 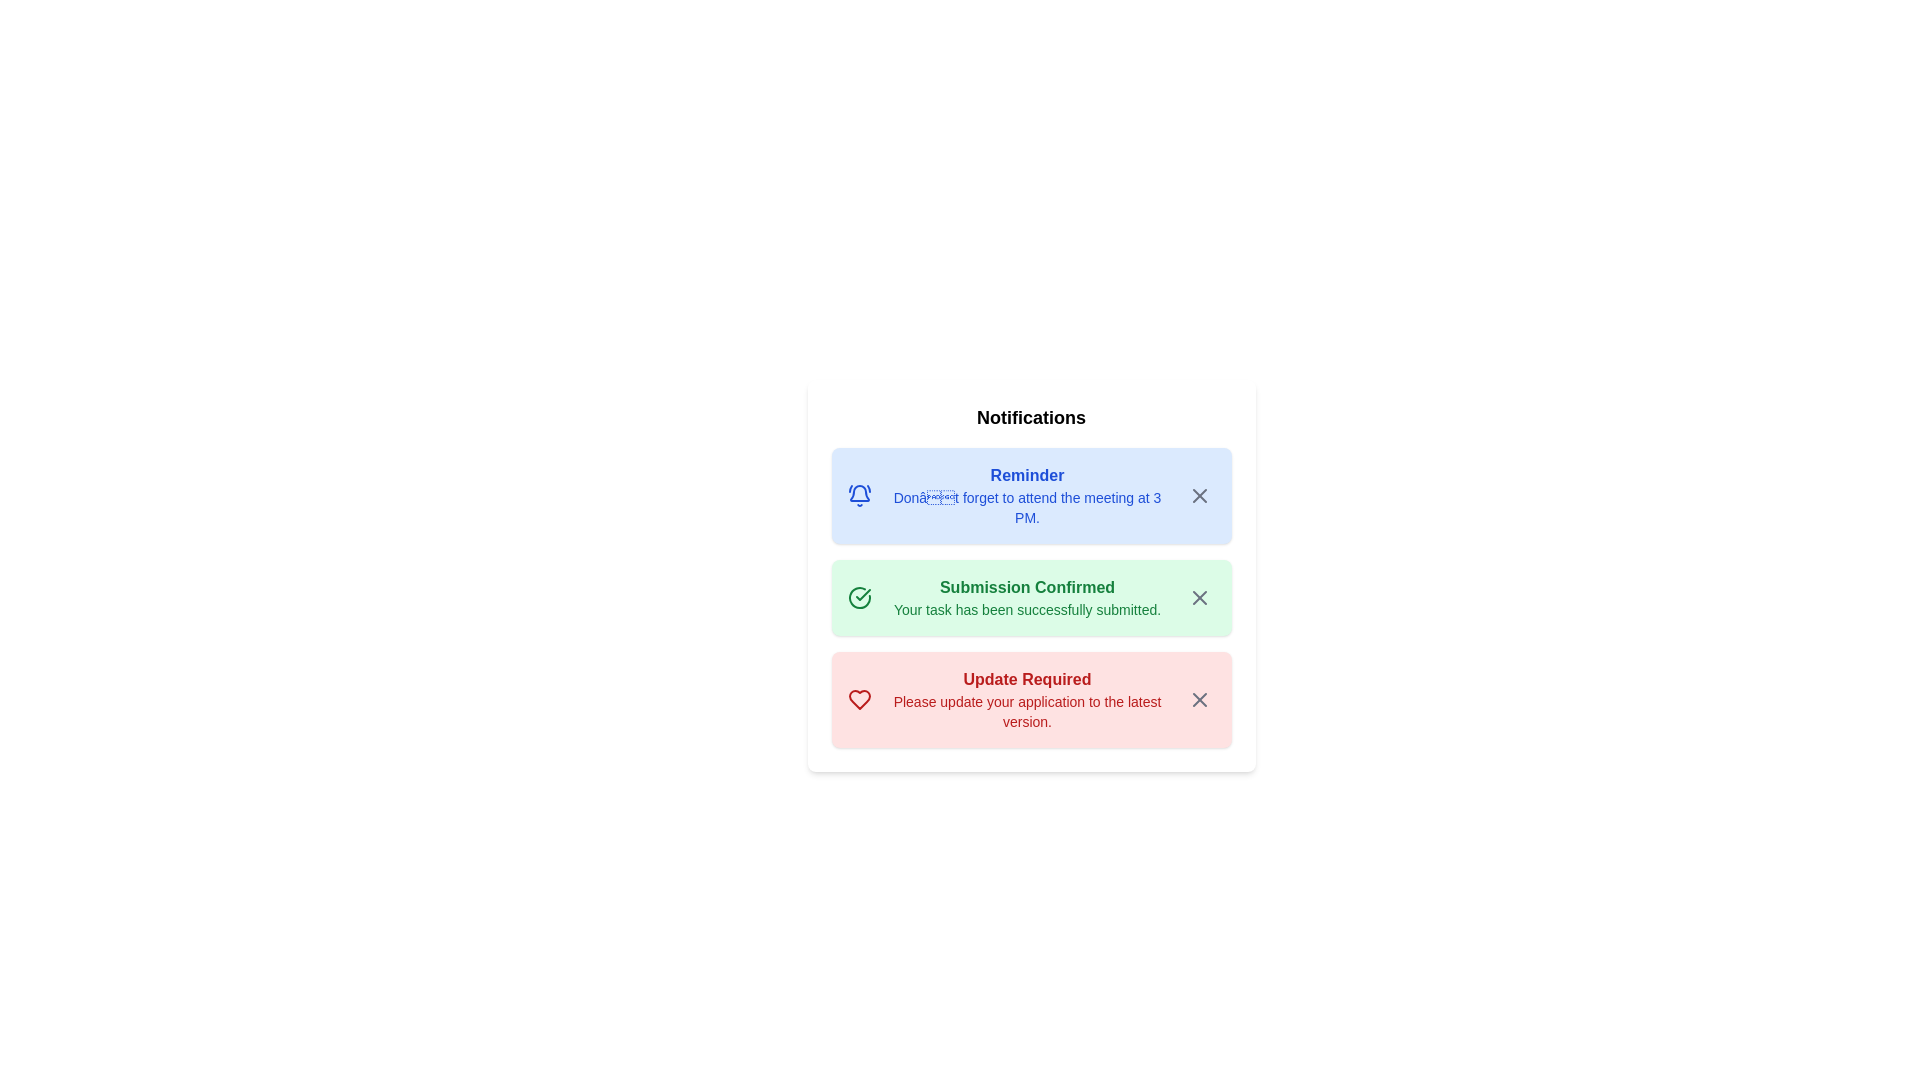 What do you see at coordinates (1183, 479) in the screenshot?
I see `the notification icon corresponding to Reminder` at bounding box center [1183, 479].